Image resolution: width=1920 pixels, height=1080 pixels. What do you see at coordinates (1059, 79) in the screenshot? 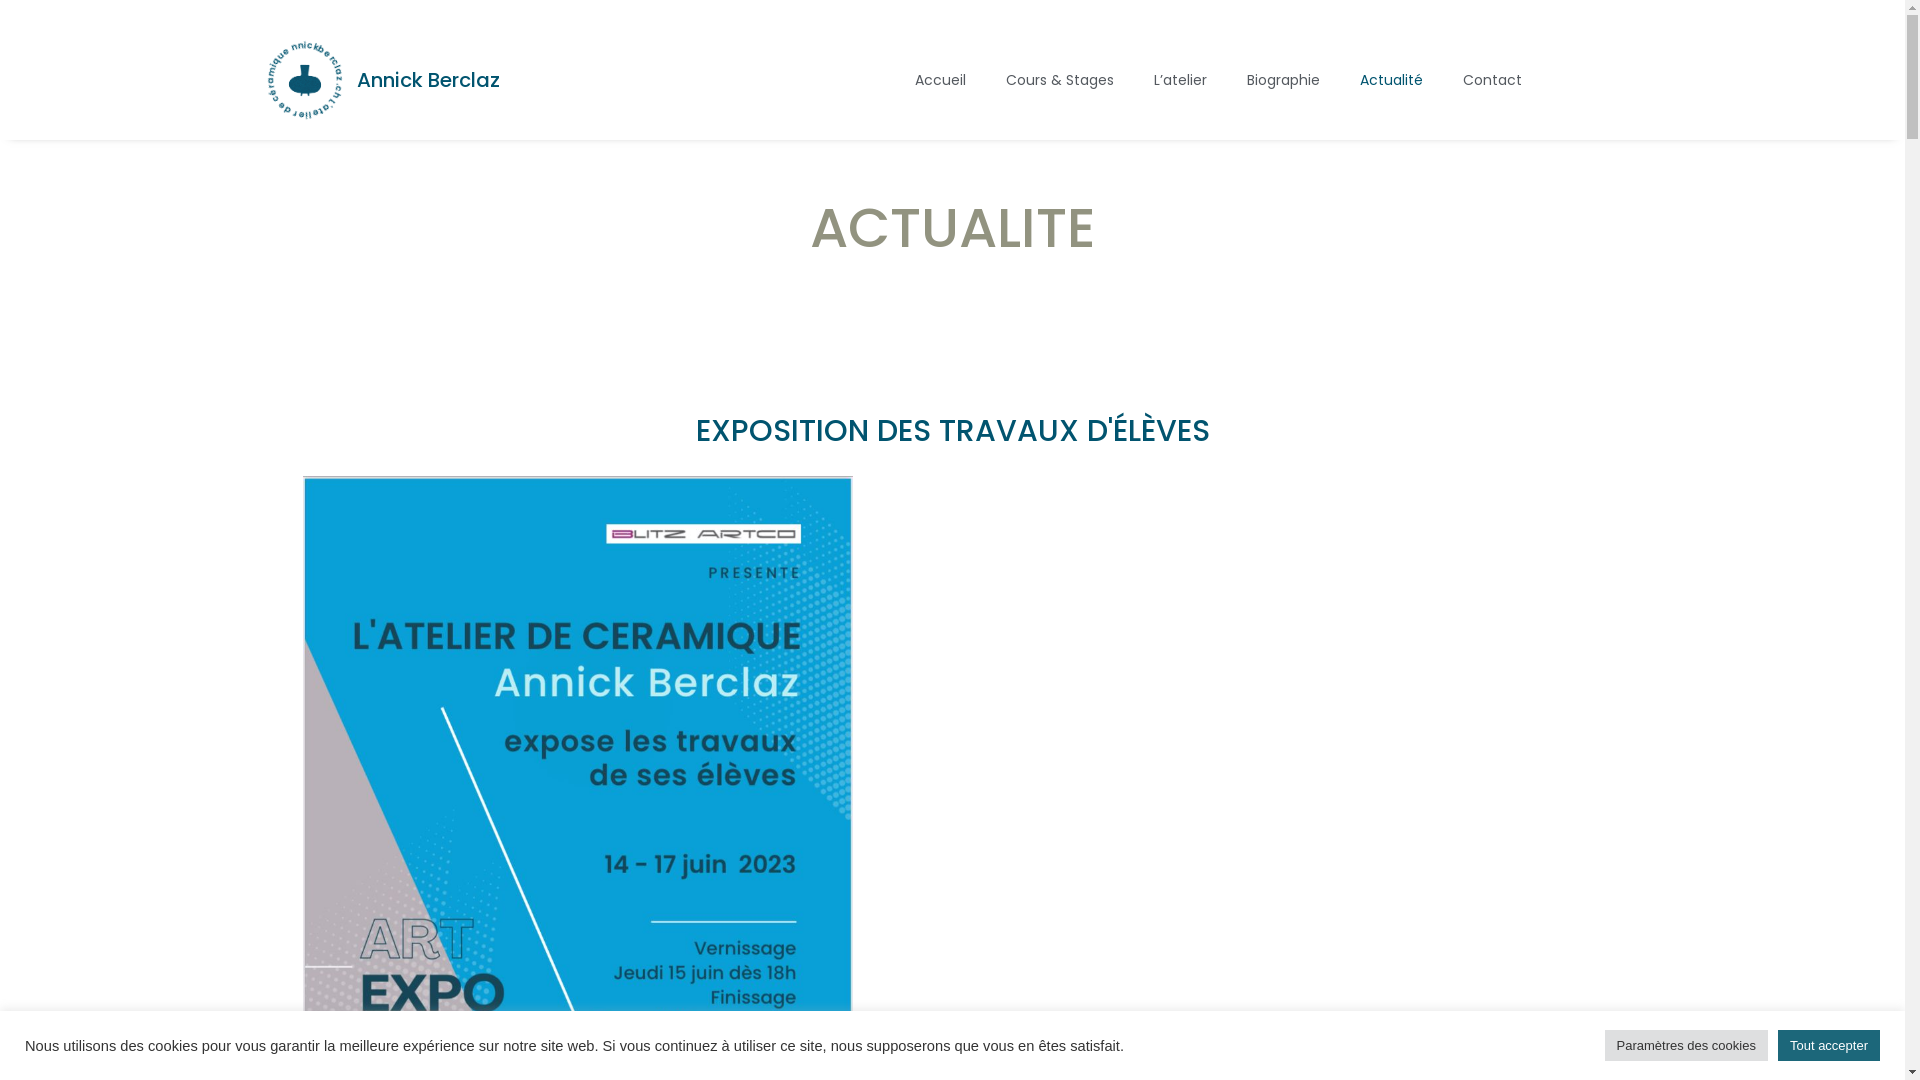
I see `'Cours & Stages'` at bounding box center [1059, 79].